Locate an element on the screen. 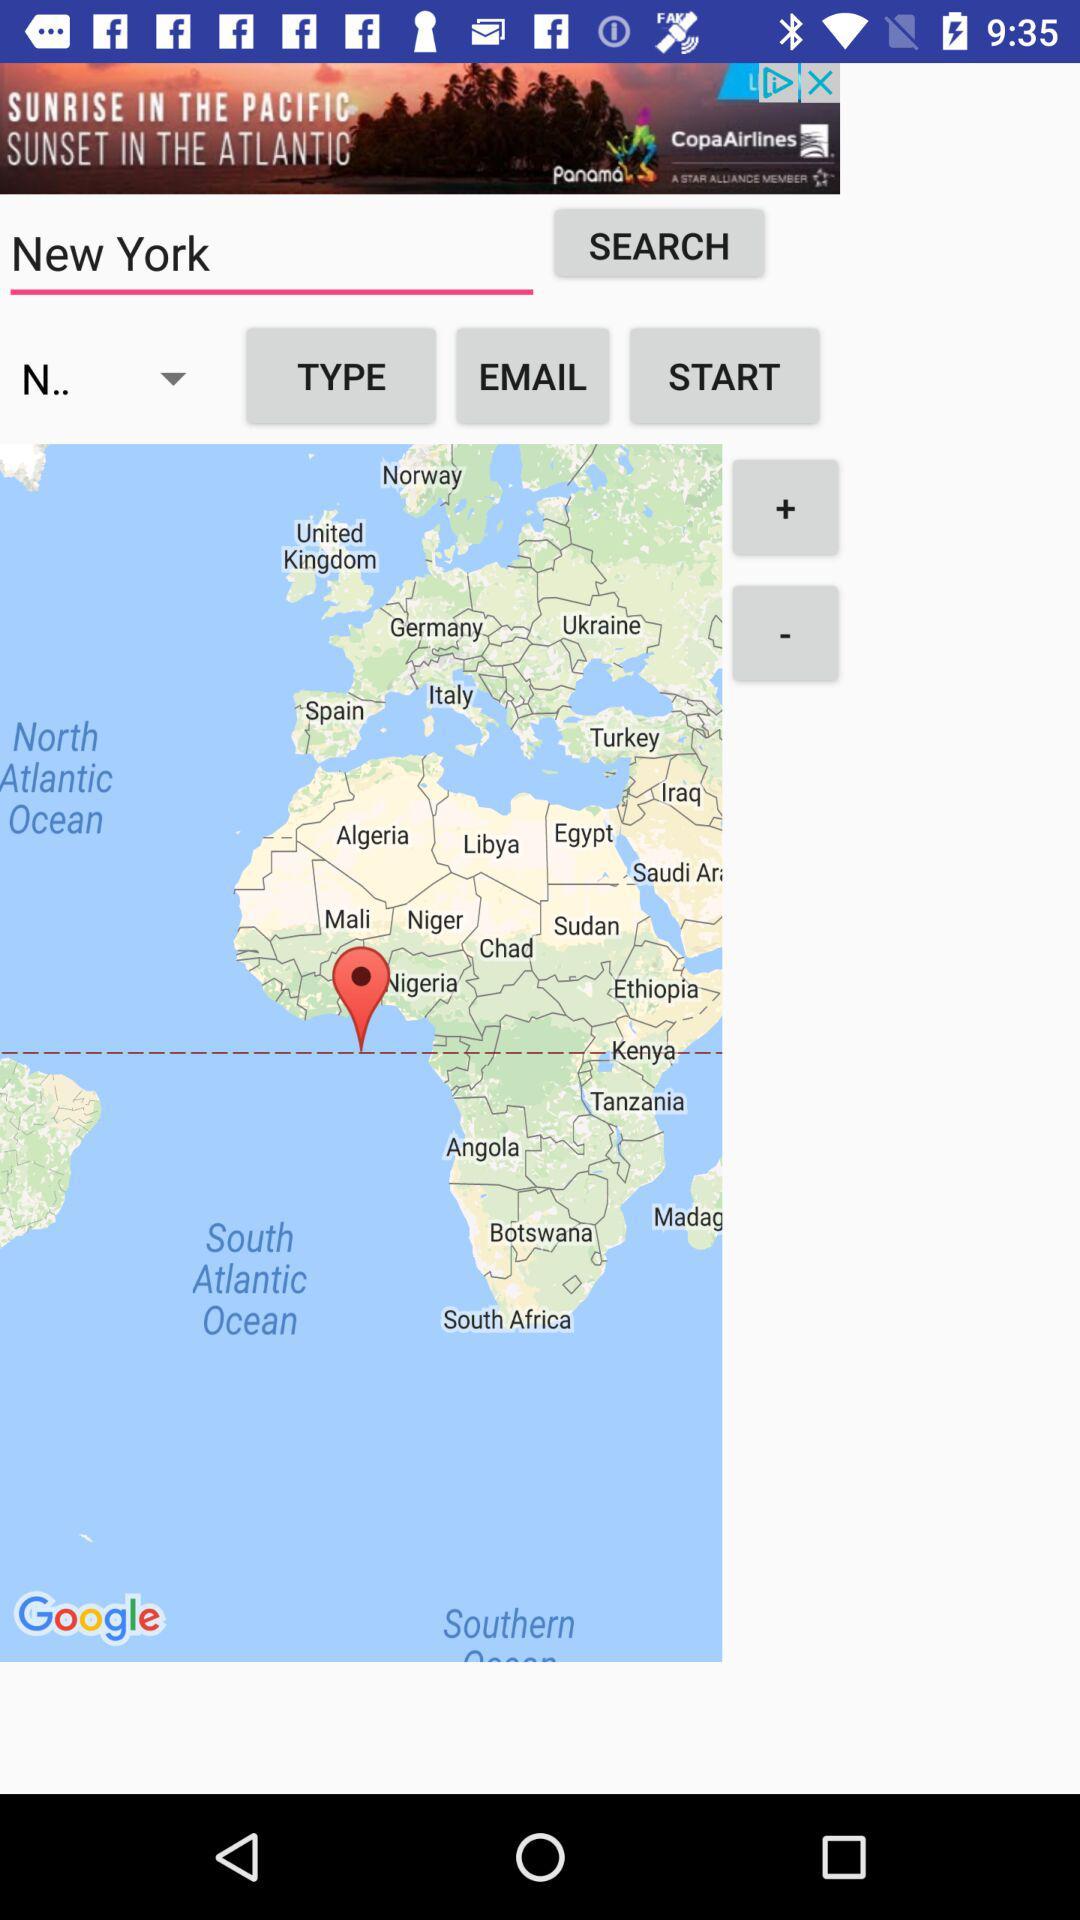 Image resolution: width=1080 pixels, height=1920 pixels. open advertisement is located at coordinates (419, 127).